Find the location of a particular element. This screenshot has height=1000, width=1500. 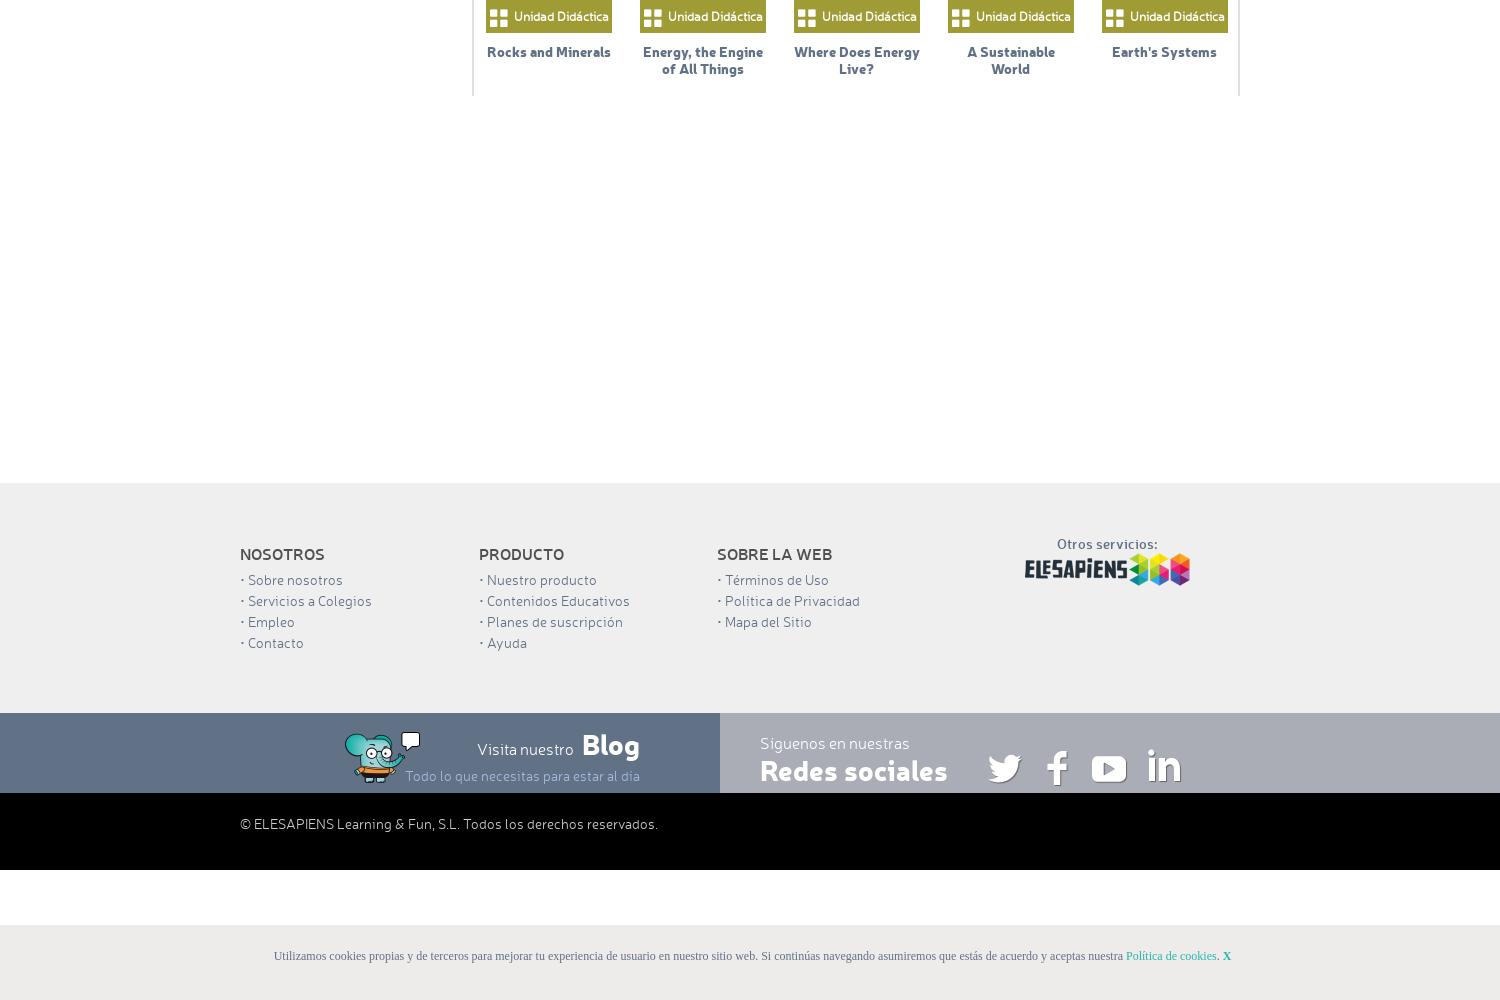

'Nuestro producto' is located at coordinates (541, 578).